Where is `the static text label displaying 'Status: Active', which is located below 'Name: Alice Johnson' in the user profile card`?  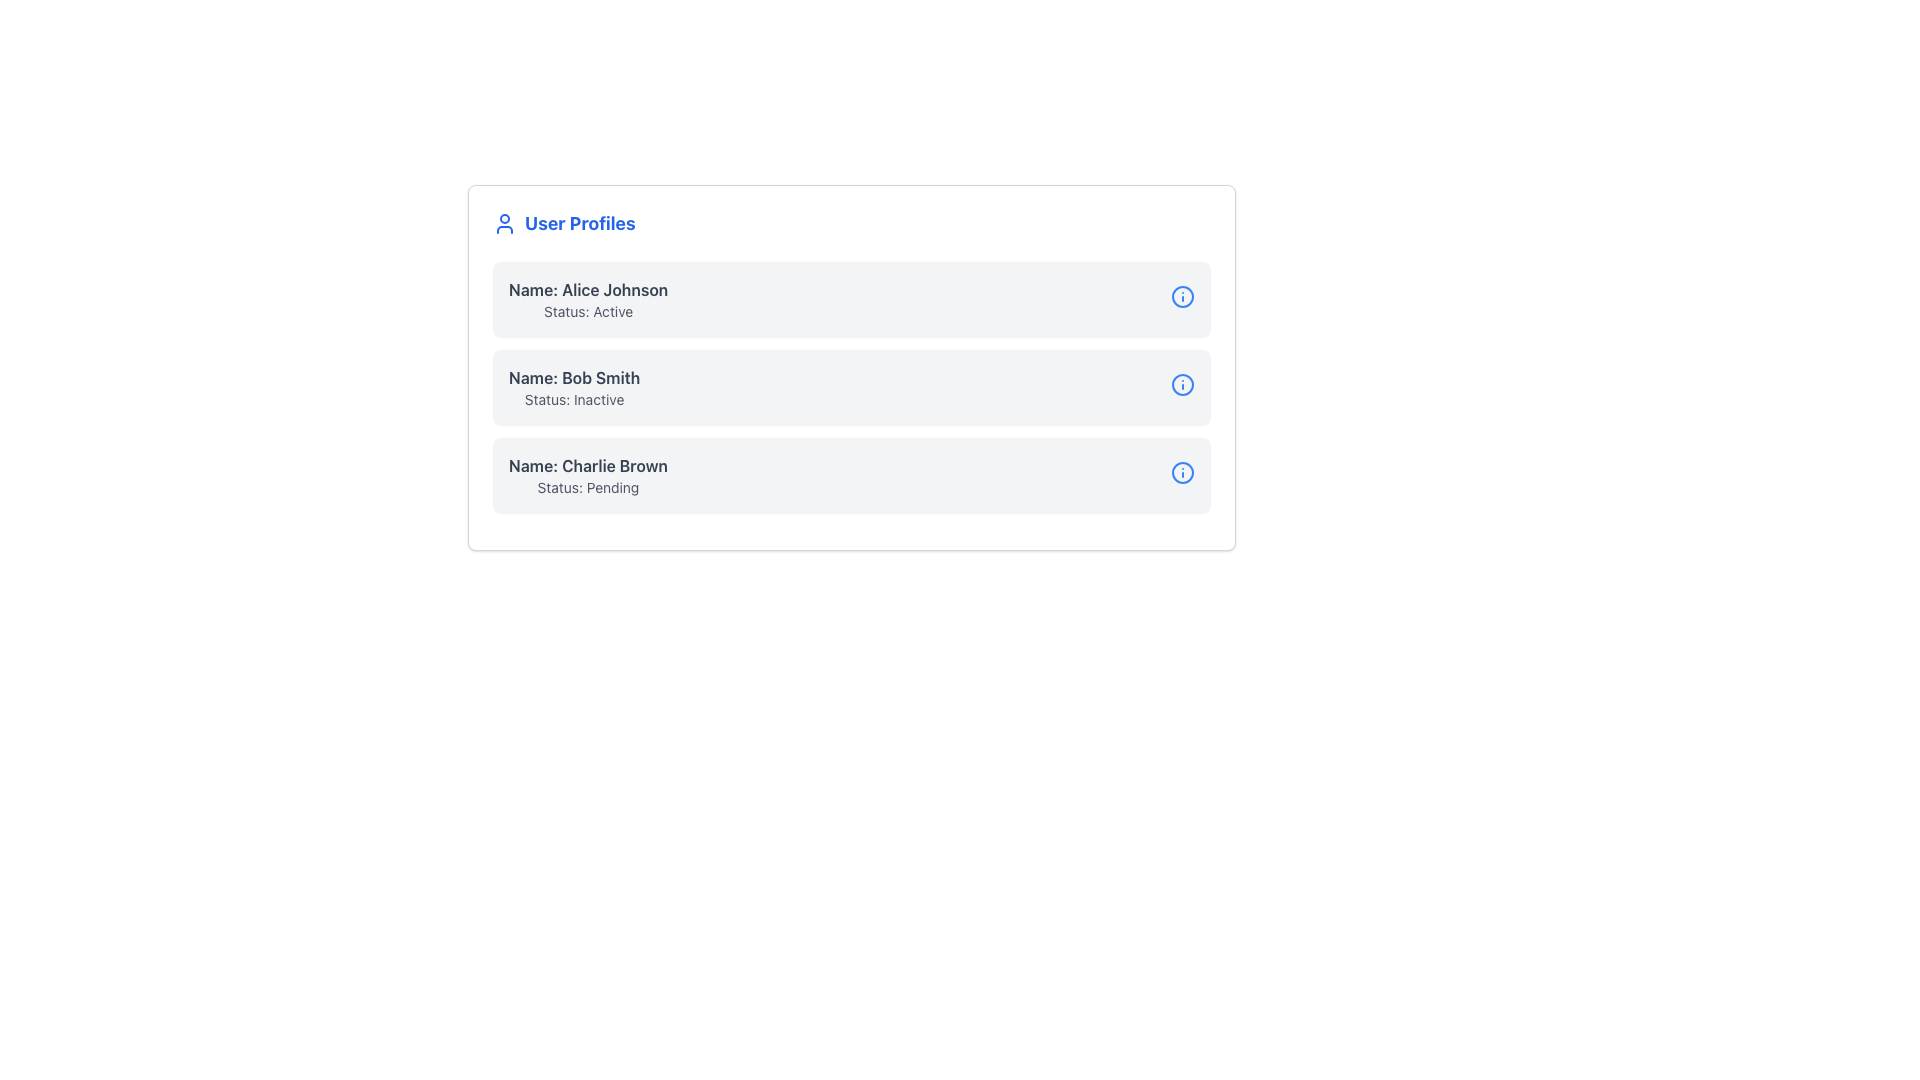
the static text label displaying 'Status: Active', which is located below 'Name: Alice Johnson' in the user profile card is located at coordinates (587, 312).